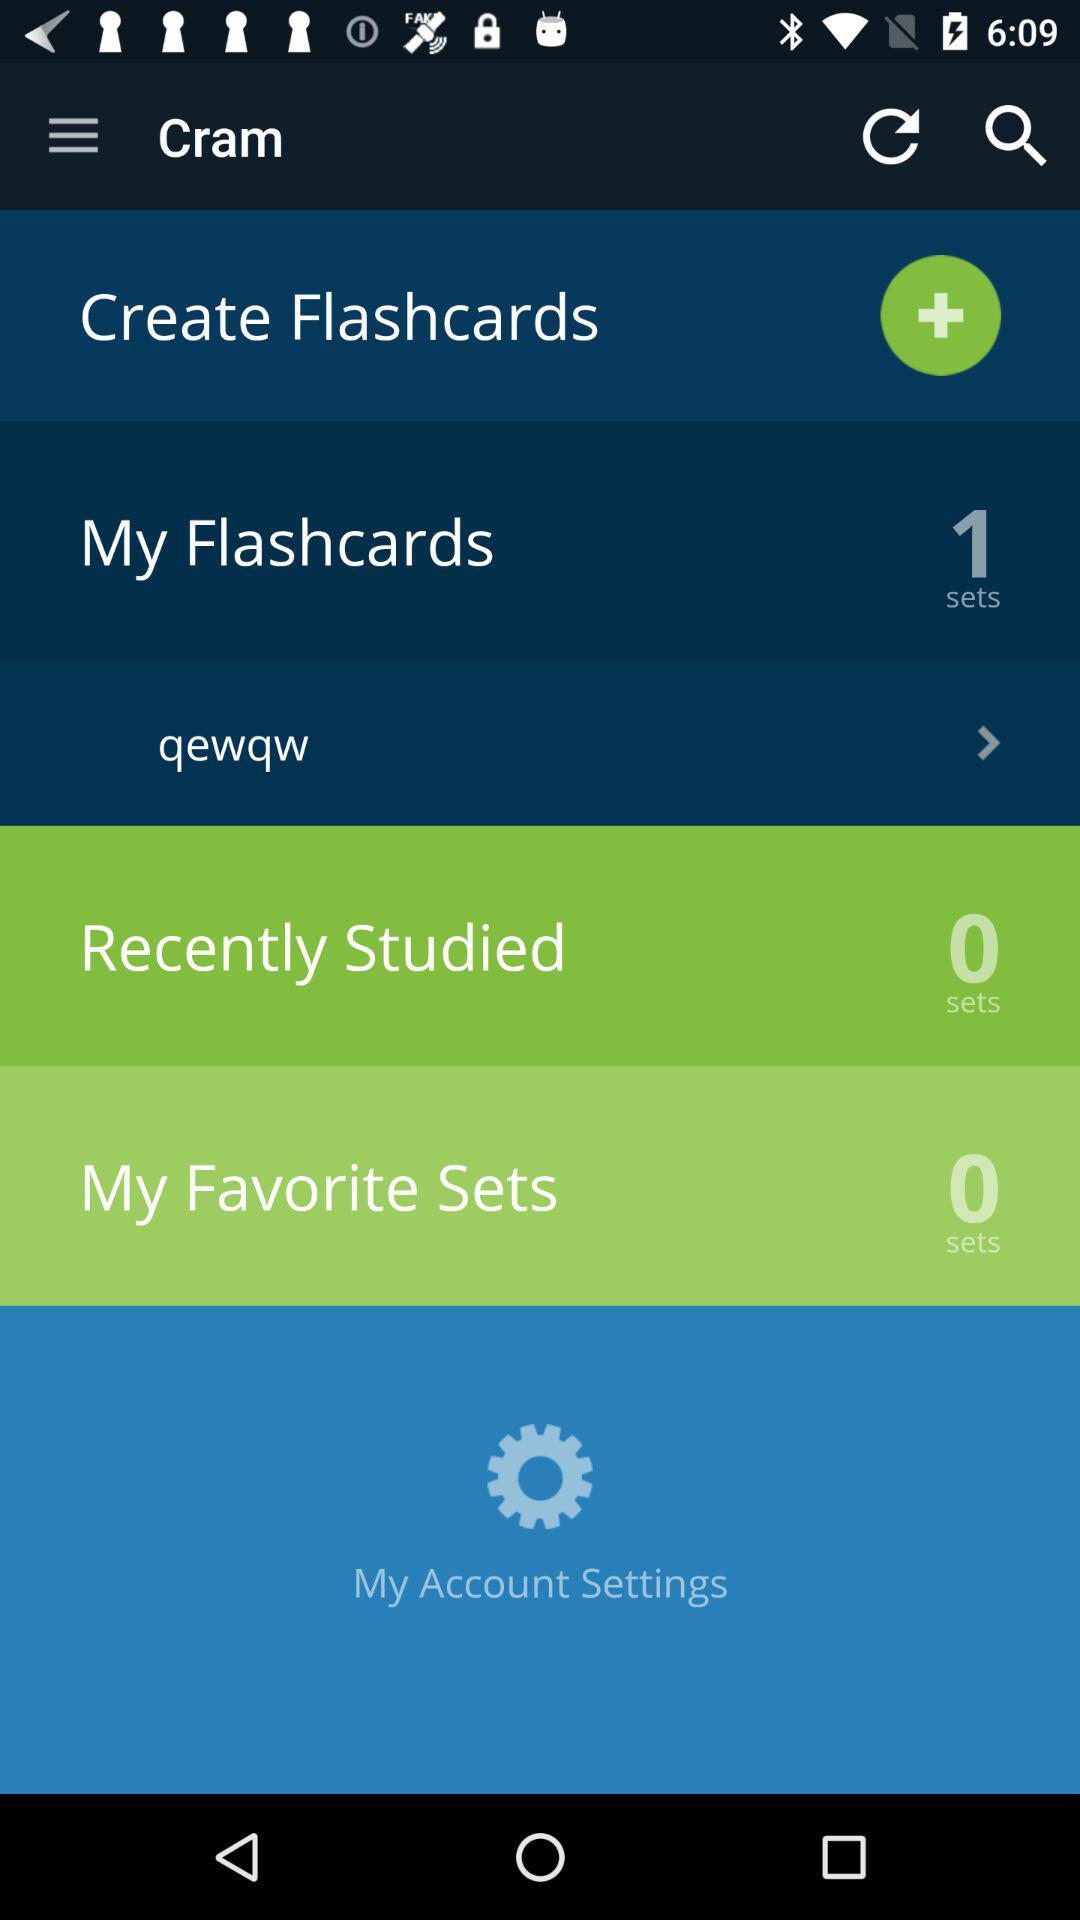 This screenshot has height=1920, width=1080. What do you see at coordinates (890, 135) in the screenshot?
I see `the item above the create flashcards` at bounding box center [890, 135].